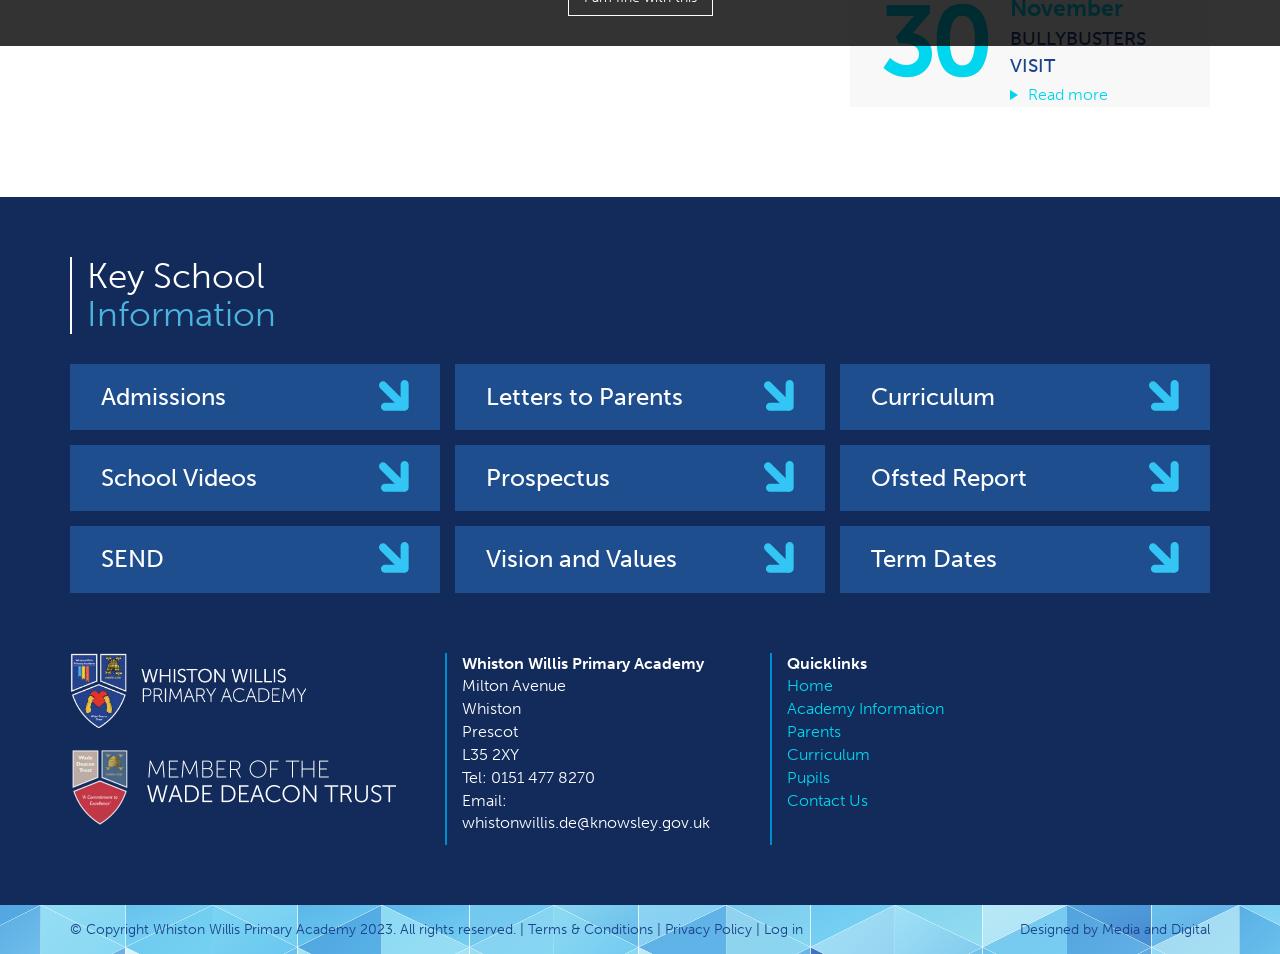 The height and width of the screenshot is (954, 1280). What do you see at coordinates (514, 684) in the screenshot?
I see `'Milton Avenue'` at bounding box center [514, 684].